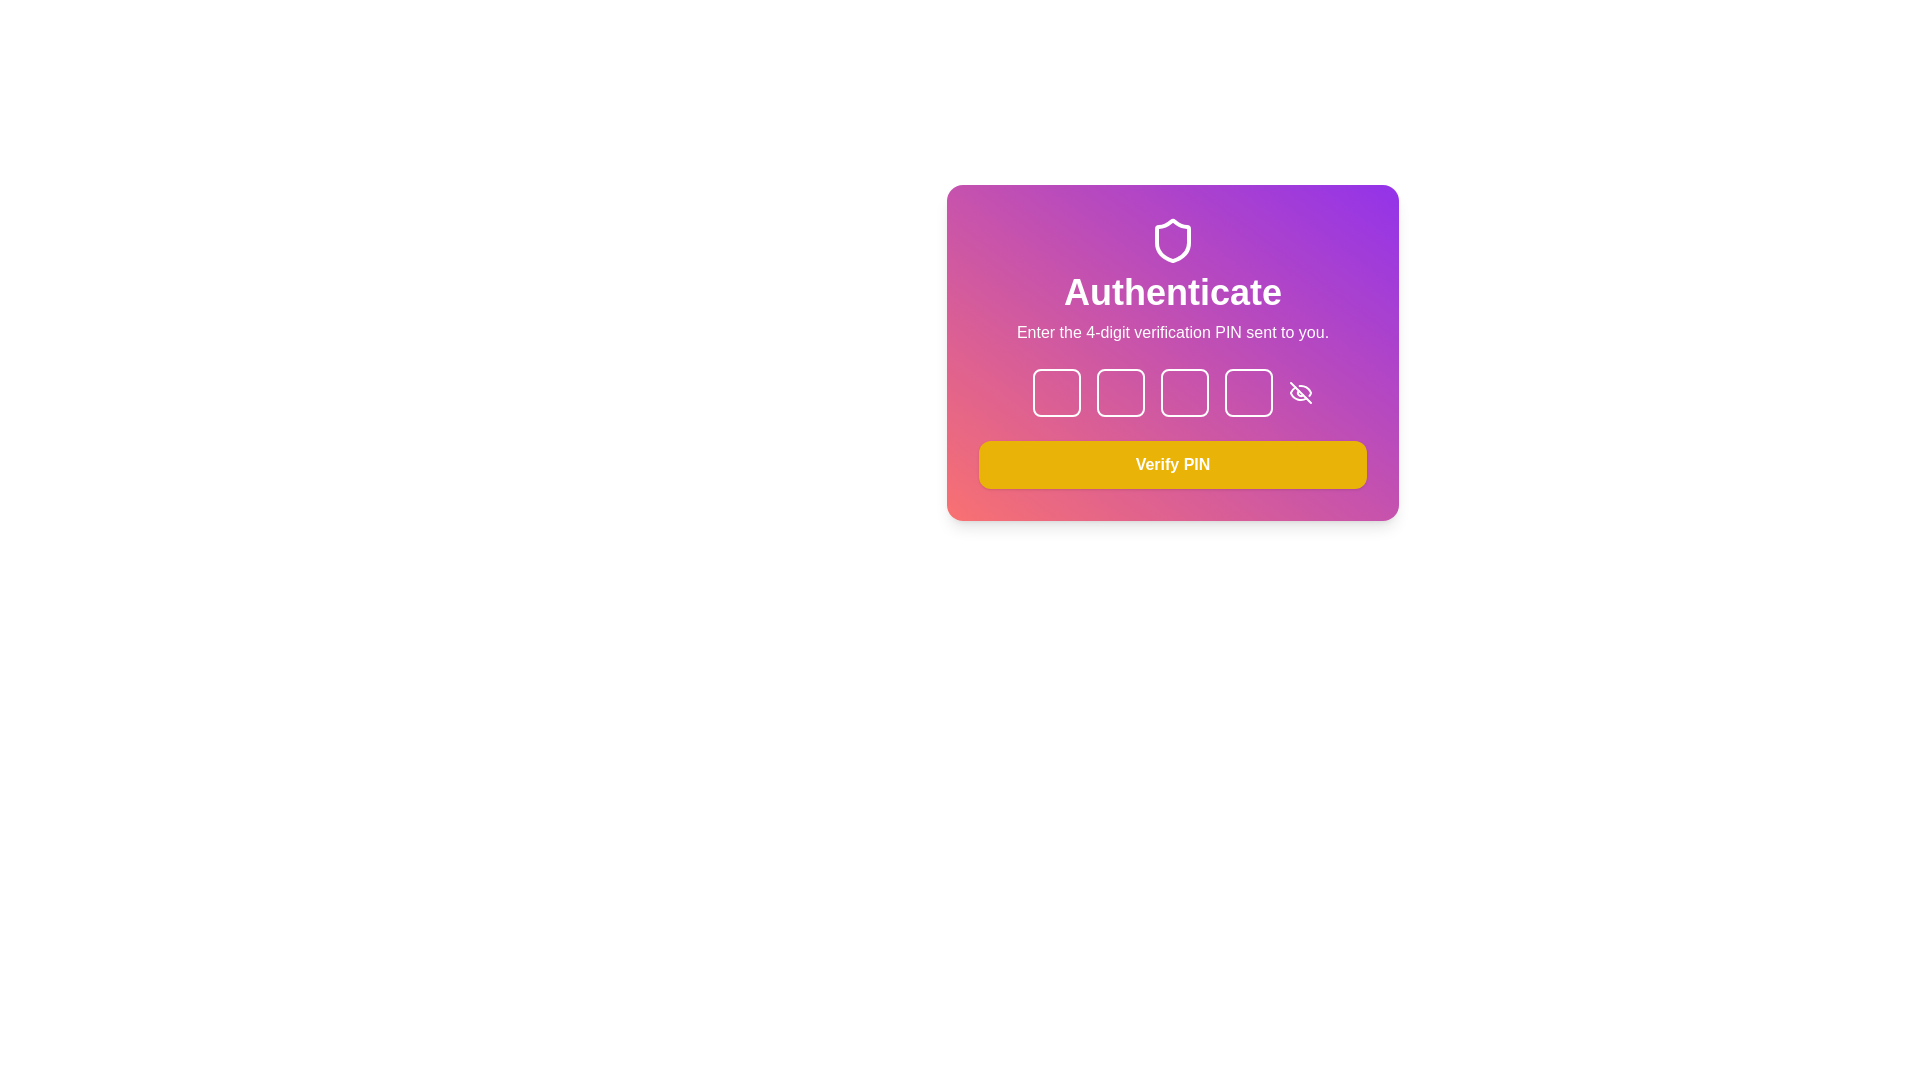 This screenshot has width=1920, height=1080. Describe the element at coordinates (1300, 393) in the screenshot. I see `the icon button located to the right of the last box in the PIN input section` at that location.